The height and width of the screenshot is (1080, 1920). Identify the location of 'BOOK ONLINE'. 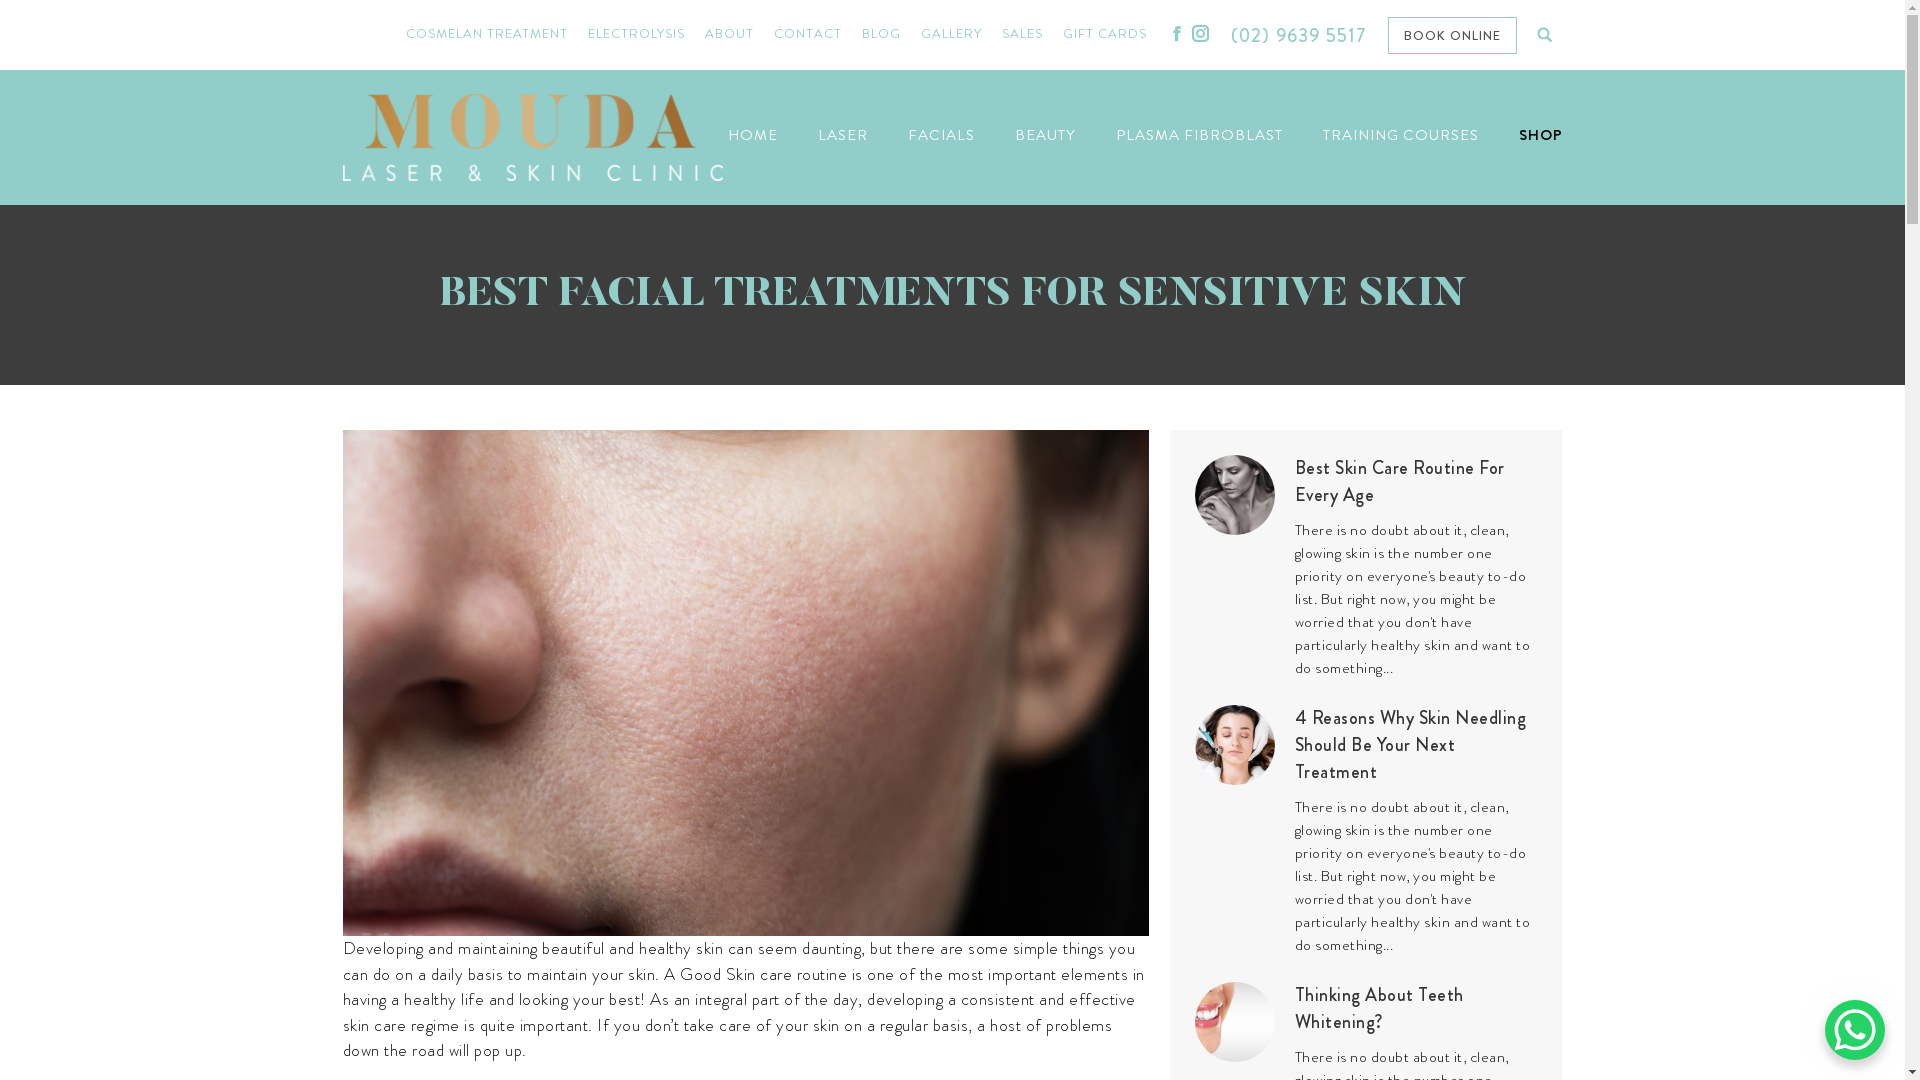
(1386, 34).